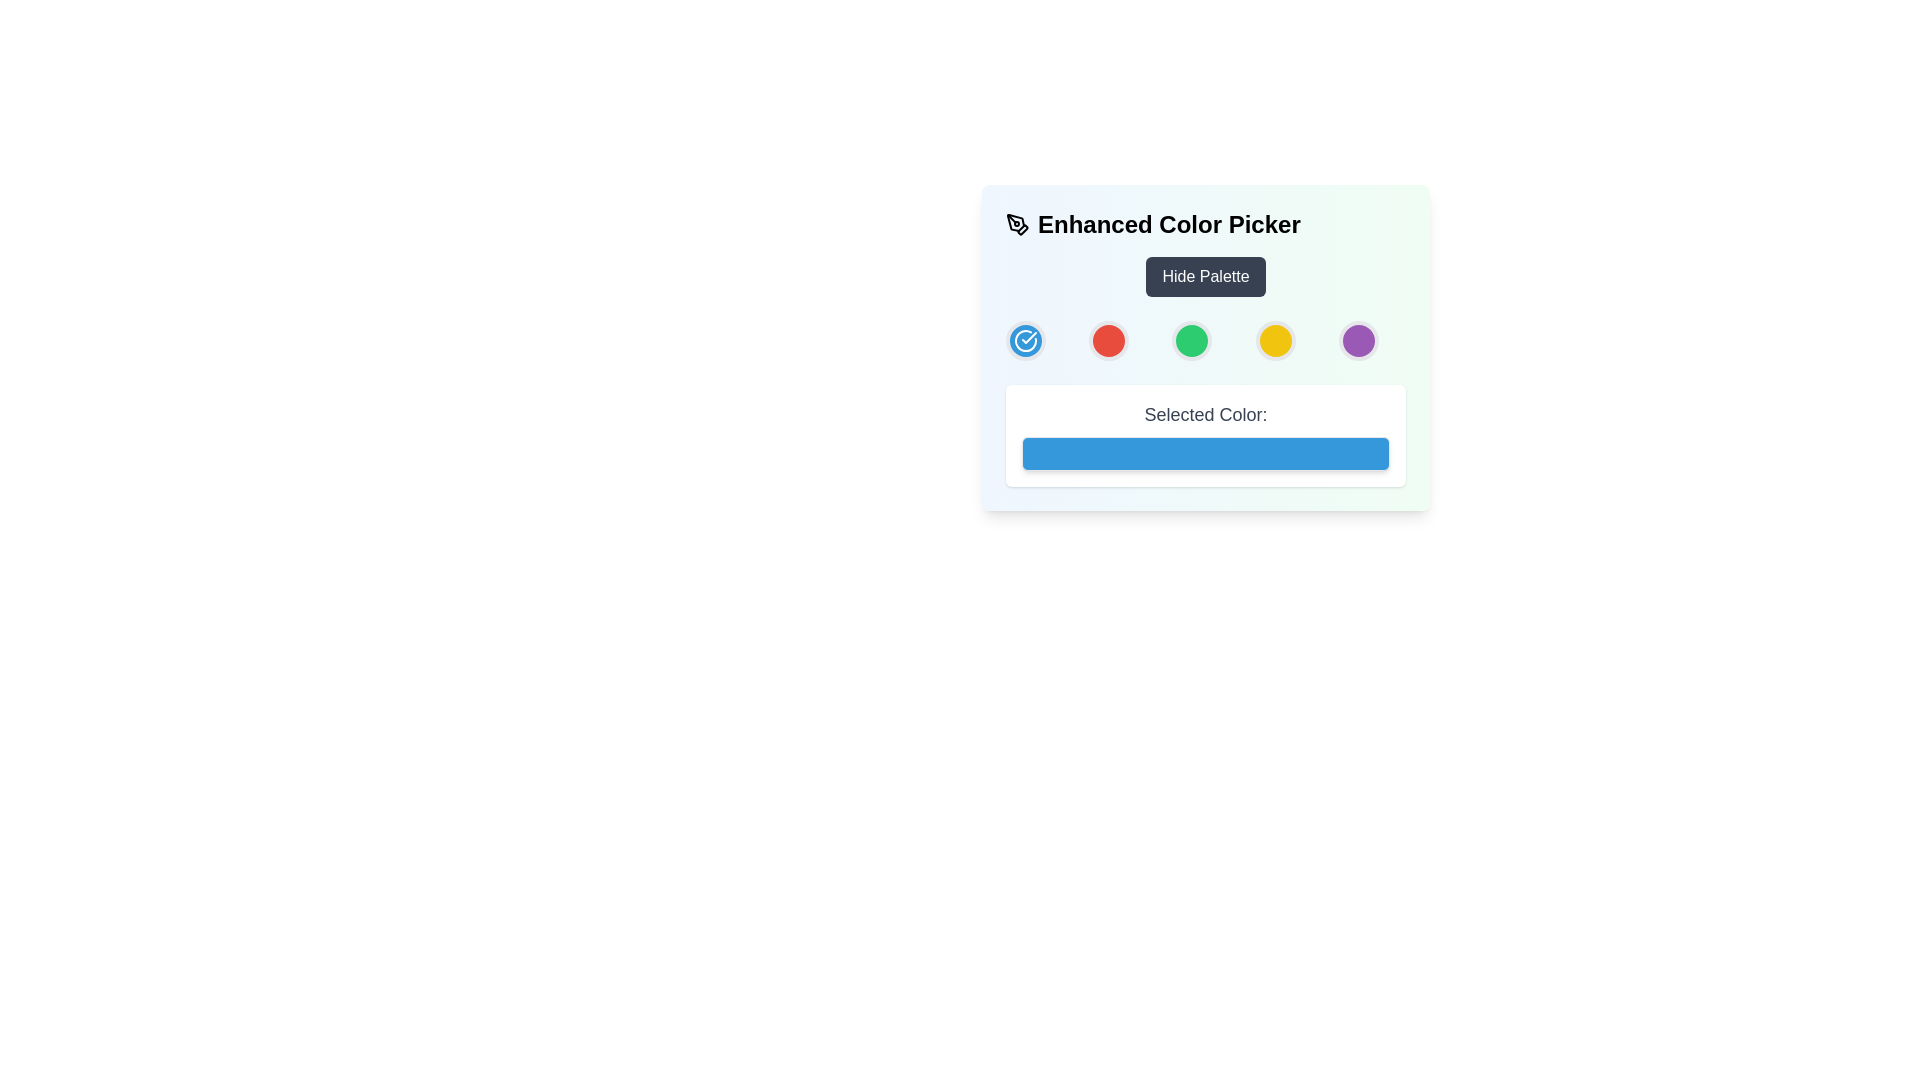  What do you see at coordinates (1204, 277) in the screenshot?
I see `the 'Hide Palette' button, which is a rectangular button with rounded corners, dark gray background, and white text, located below the title 'Enhanced Color Picker'` at bounding box center [1204, 277].